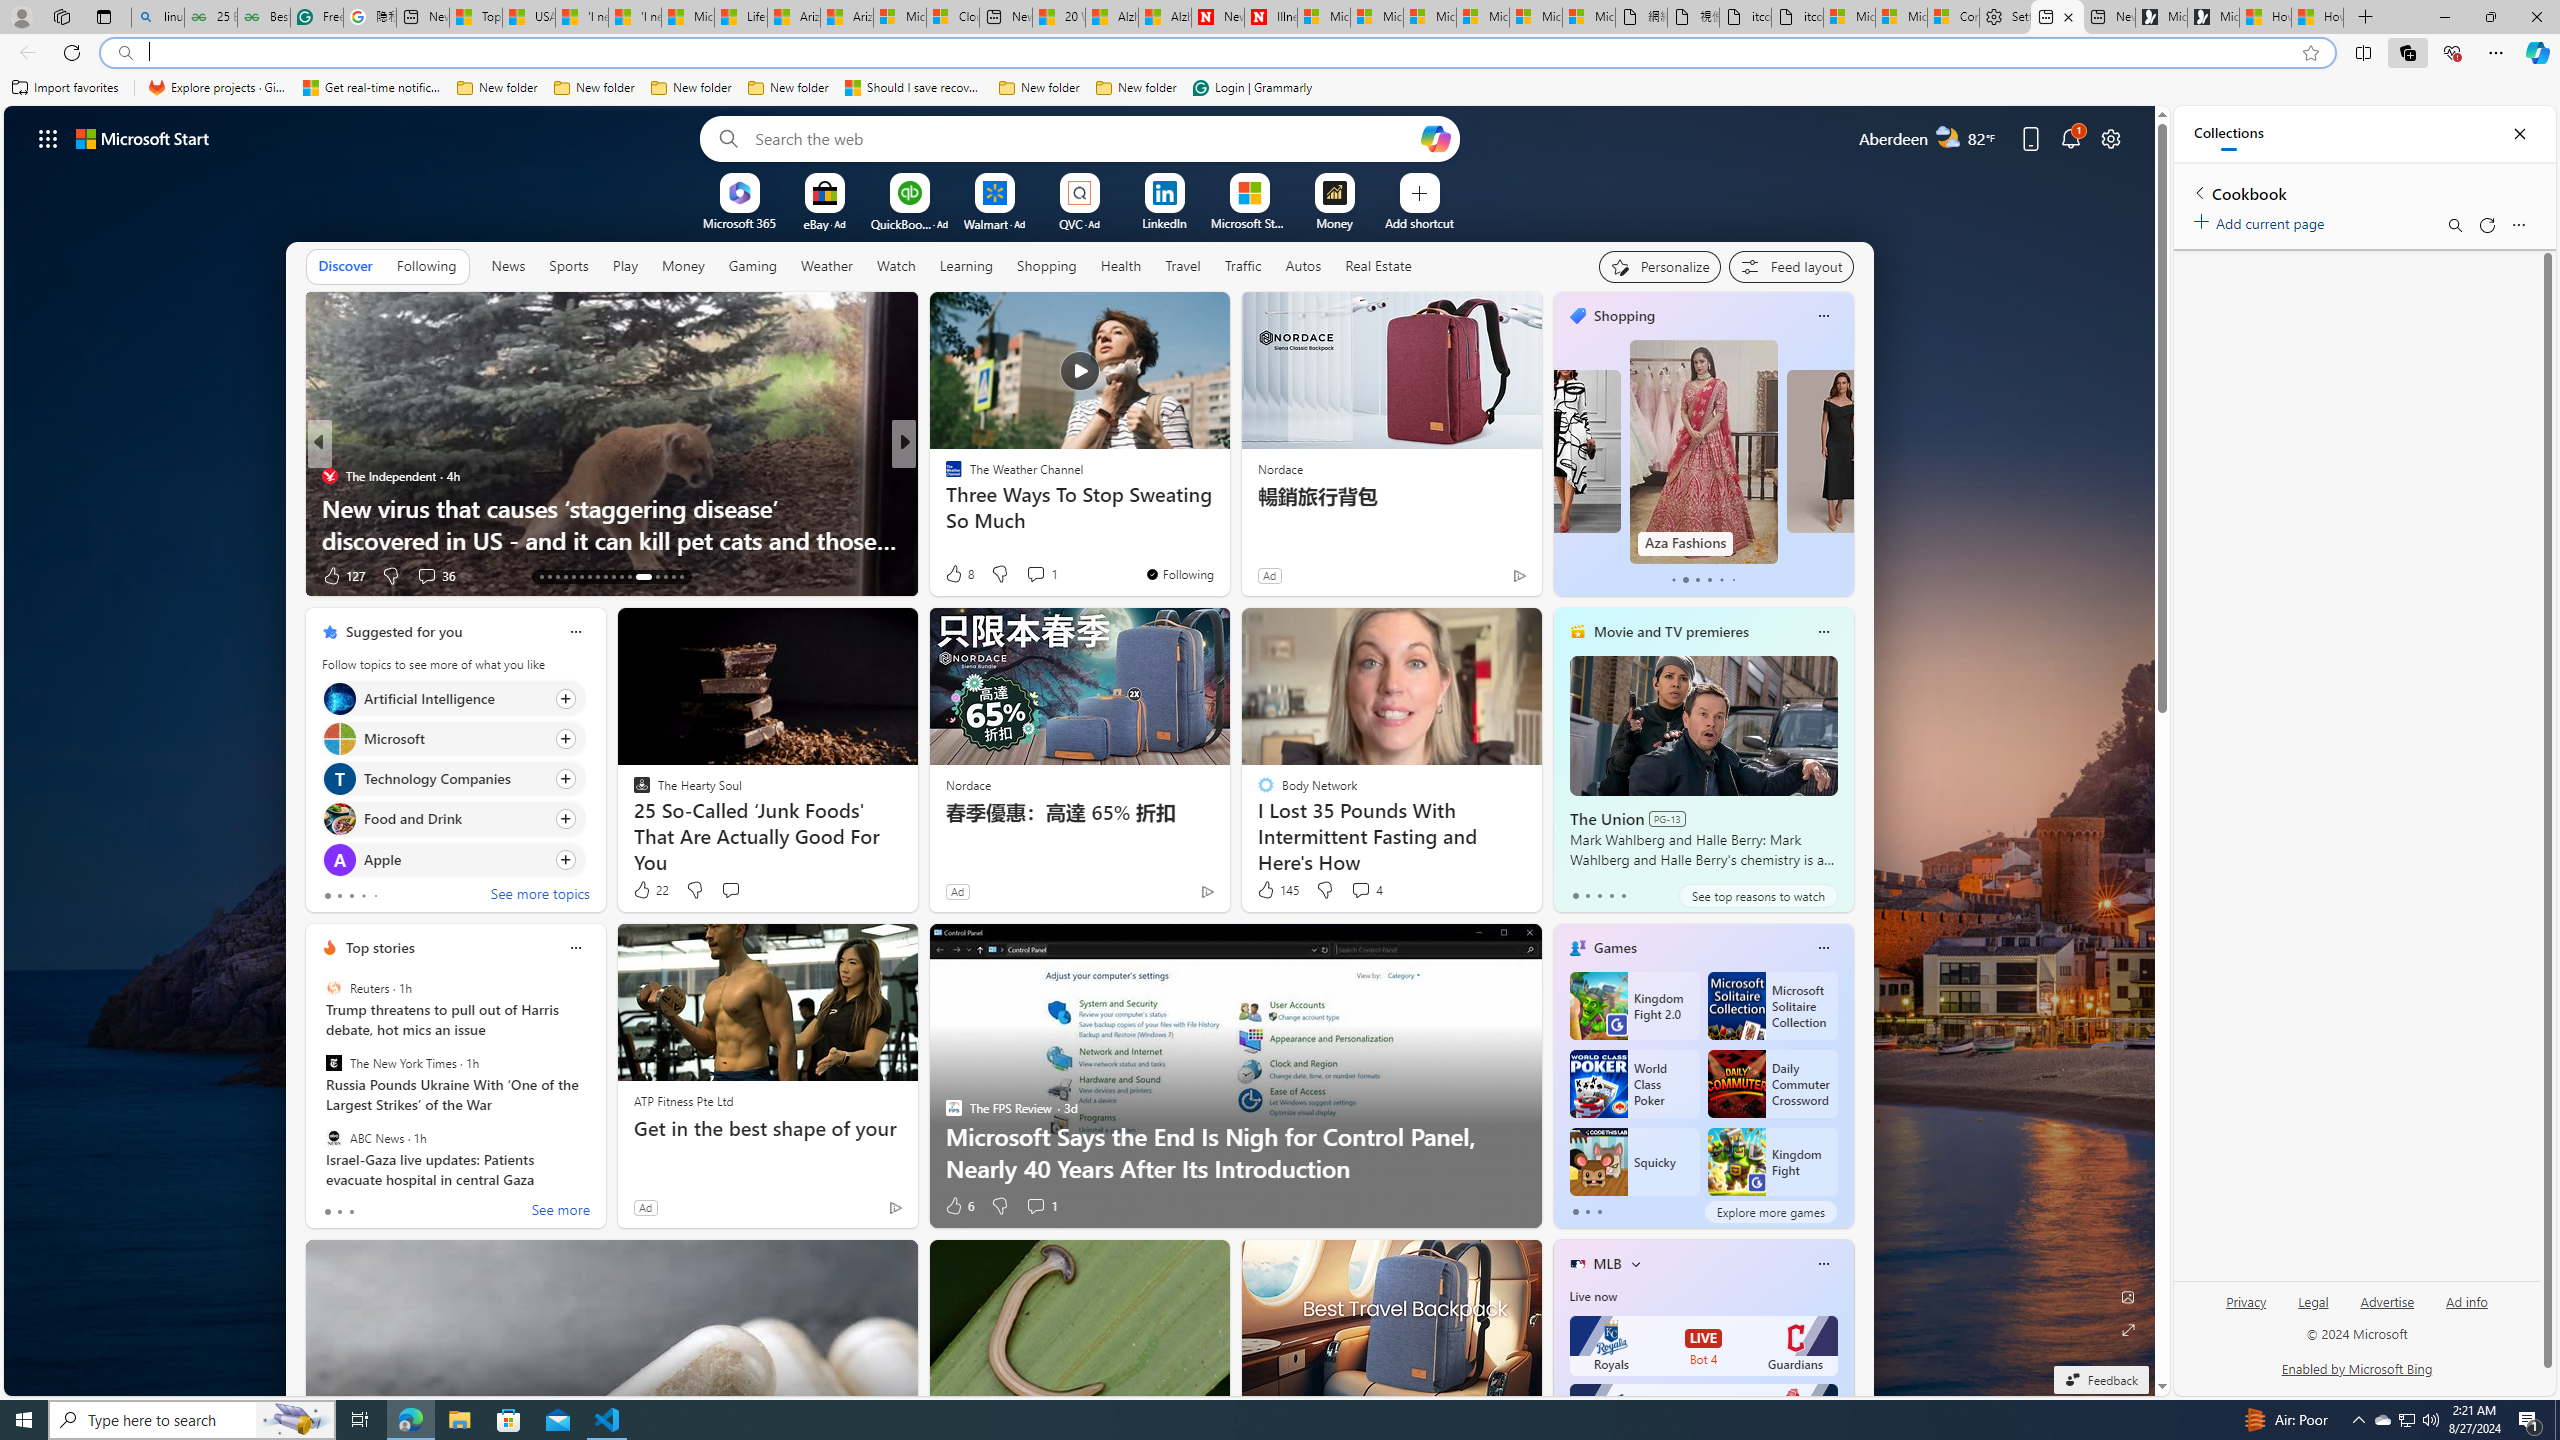 This screenshot has width=2560, height=1440. I want to click on 'View comments 4 Comment', so click(1360, 888).